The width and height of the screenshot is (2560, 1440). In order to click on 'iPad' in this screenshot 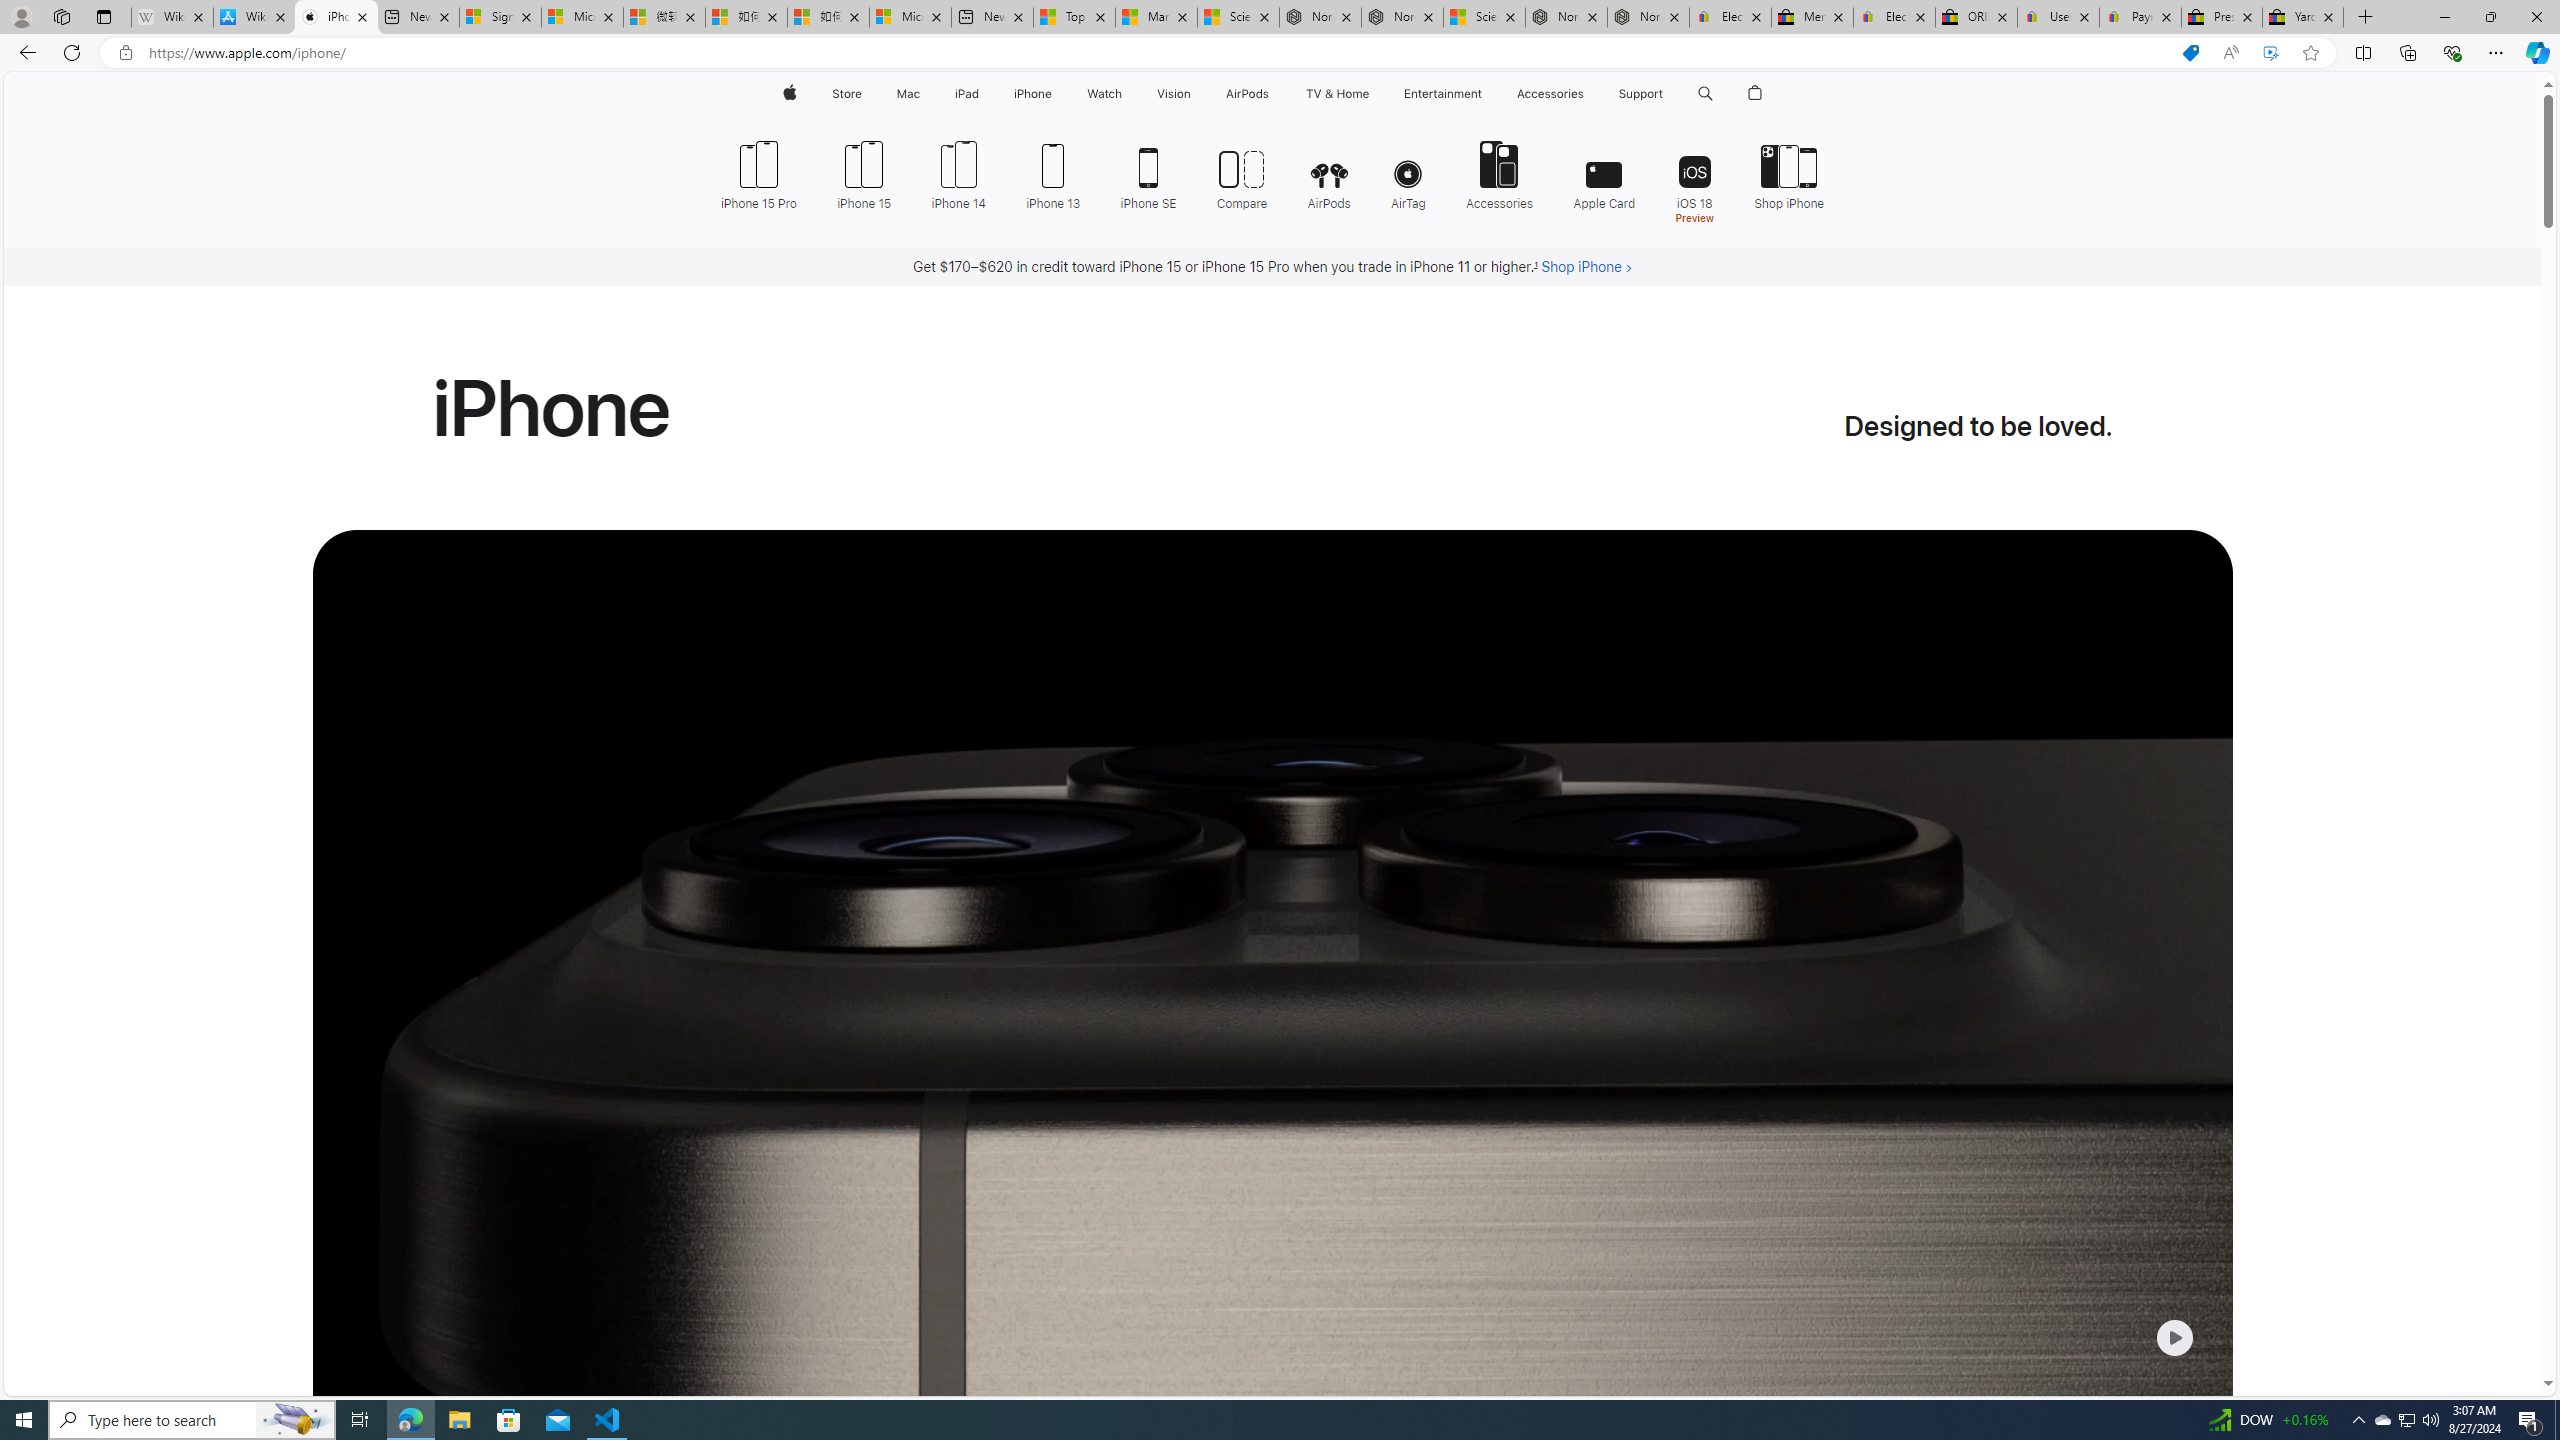, I will do `click(966, 93)`.